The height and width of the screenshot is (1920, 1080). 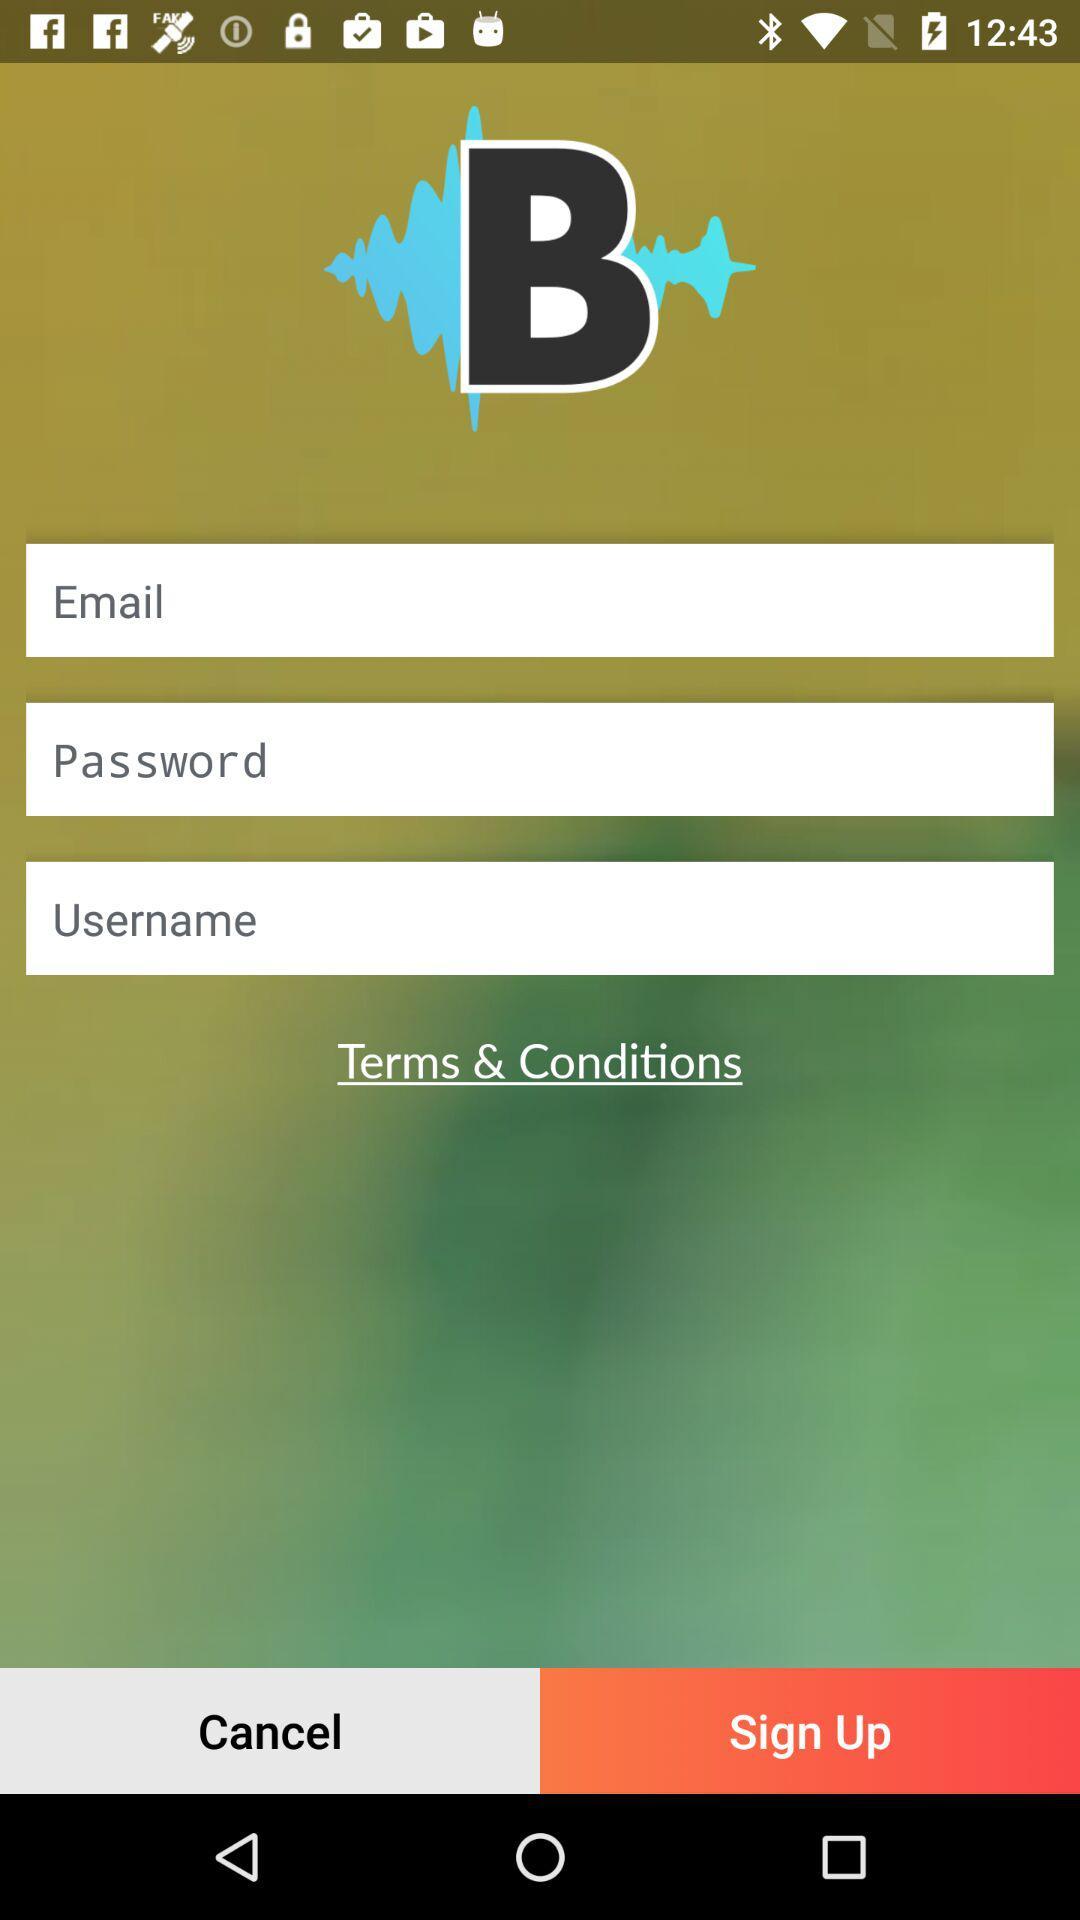 What do you see at coordinates (810, 1730) in the screenshot?
I see `icon to the right of the cancel item` at bounding box center [810, 1730].